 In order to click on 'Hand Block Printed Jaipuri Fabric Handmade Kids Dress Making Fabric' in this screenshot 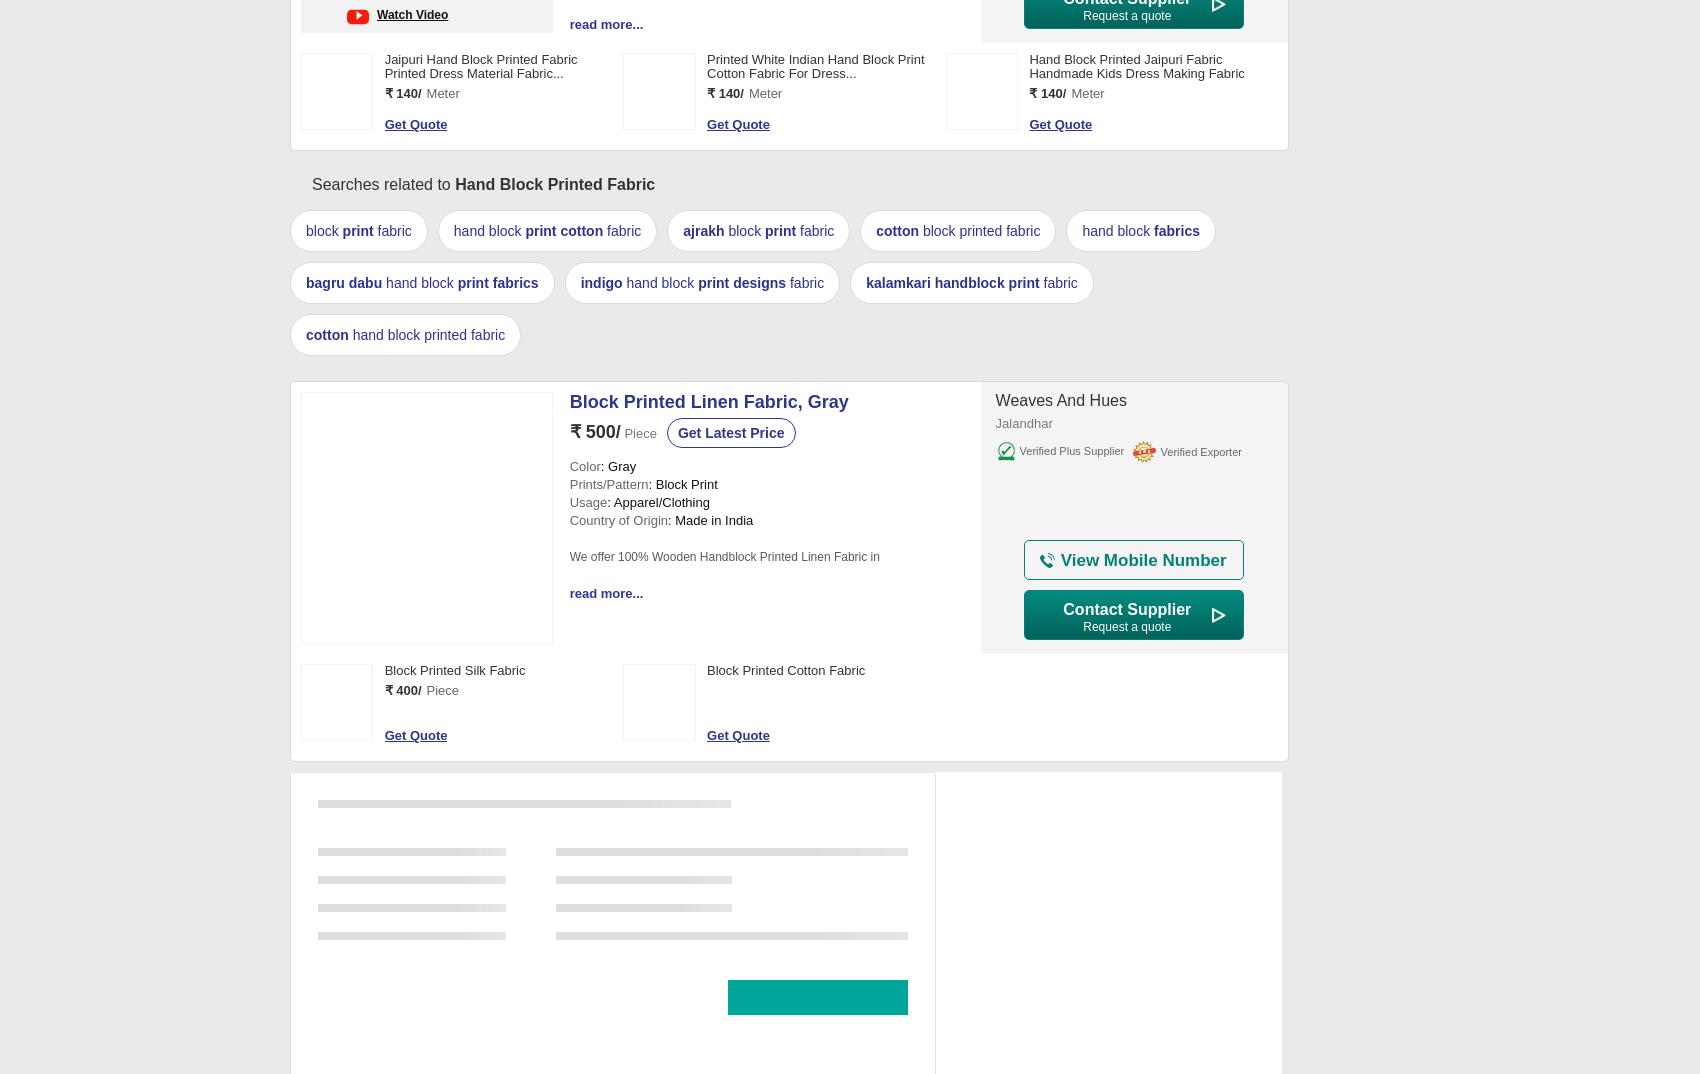, I will do `click(1136, 66)`.